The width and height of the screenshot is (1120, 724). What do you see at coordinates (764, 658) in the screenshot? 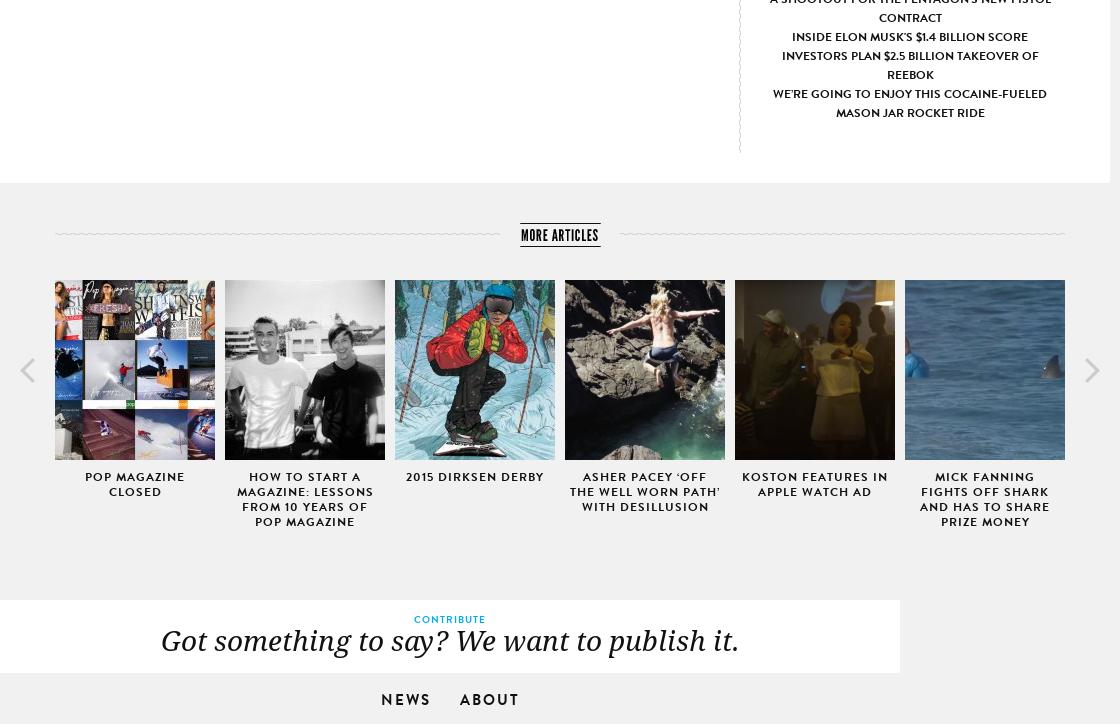
I see `'@Alay - yeah, it was a Quik sub-brand. It was killed when they started the restructure plan about 18 months back.'` at bounding box center [764, 658].